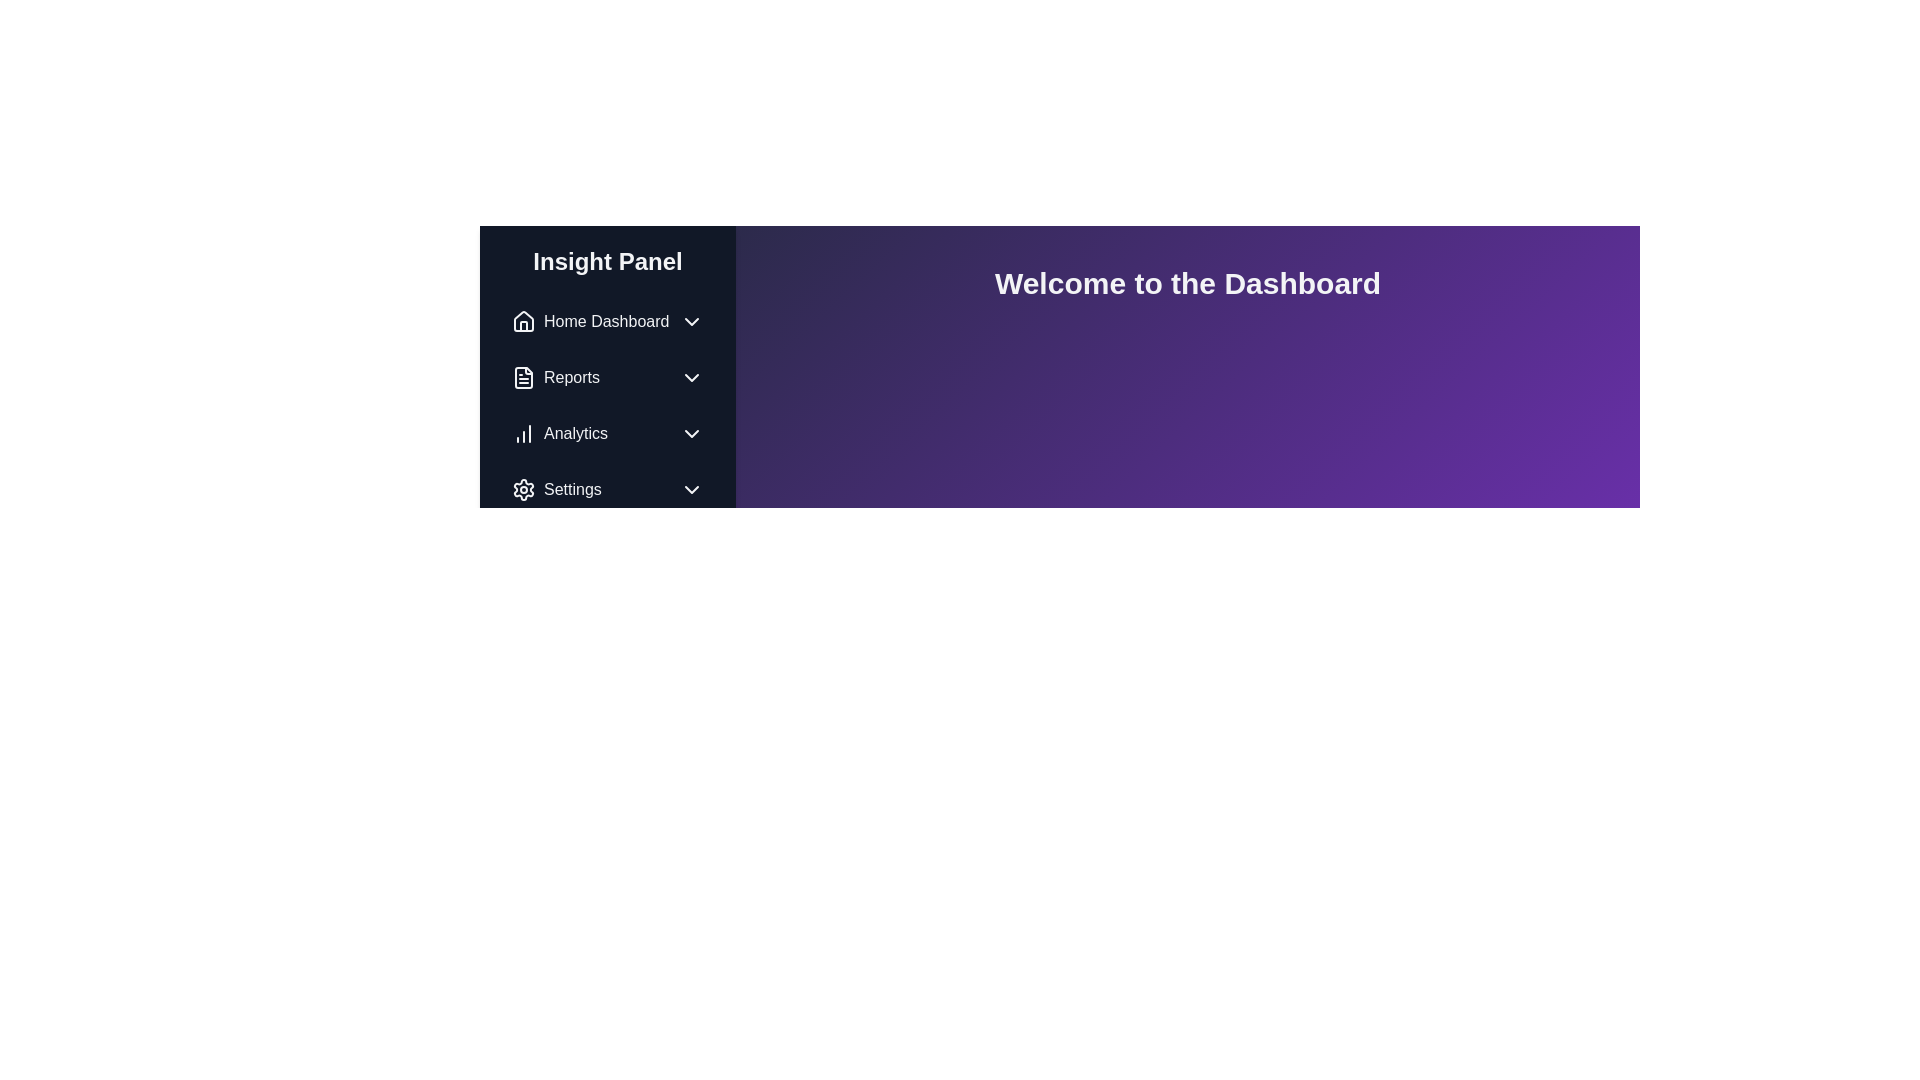 The height and width of the screenshot is (1080, 1920). What do you see at coordinates (523, 320) in the screenshot?
I see `the house icon located to the left of the 'Home Dashboard' text in the left-hand navigation panel` at bounding box center [523, 320].